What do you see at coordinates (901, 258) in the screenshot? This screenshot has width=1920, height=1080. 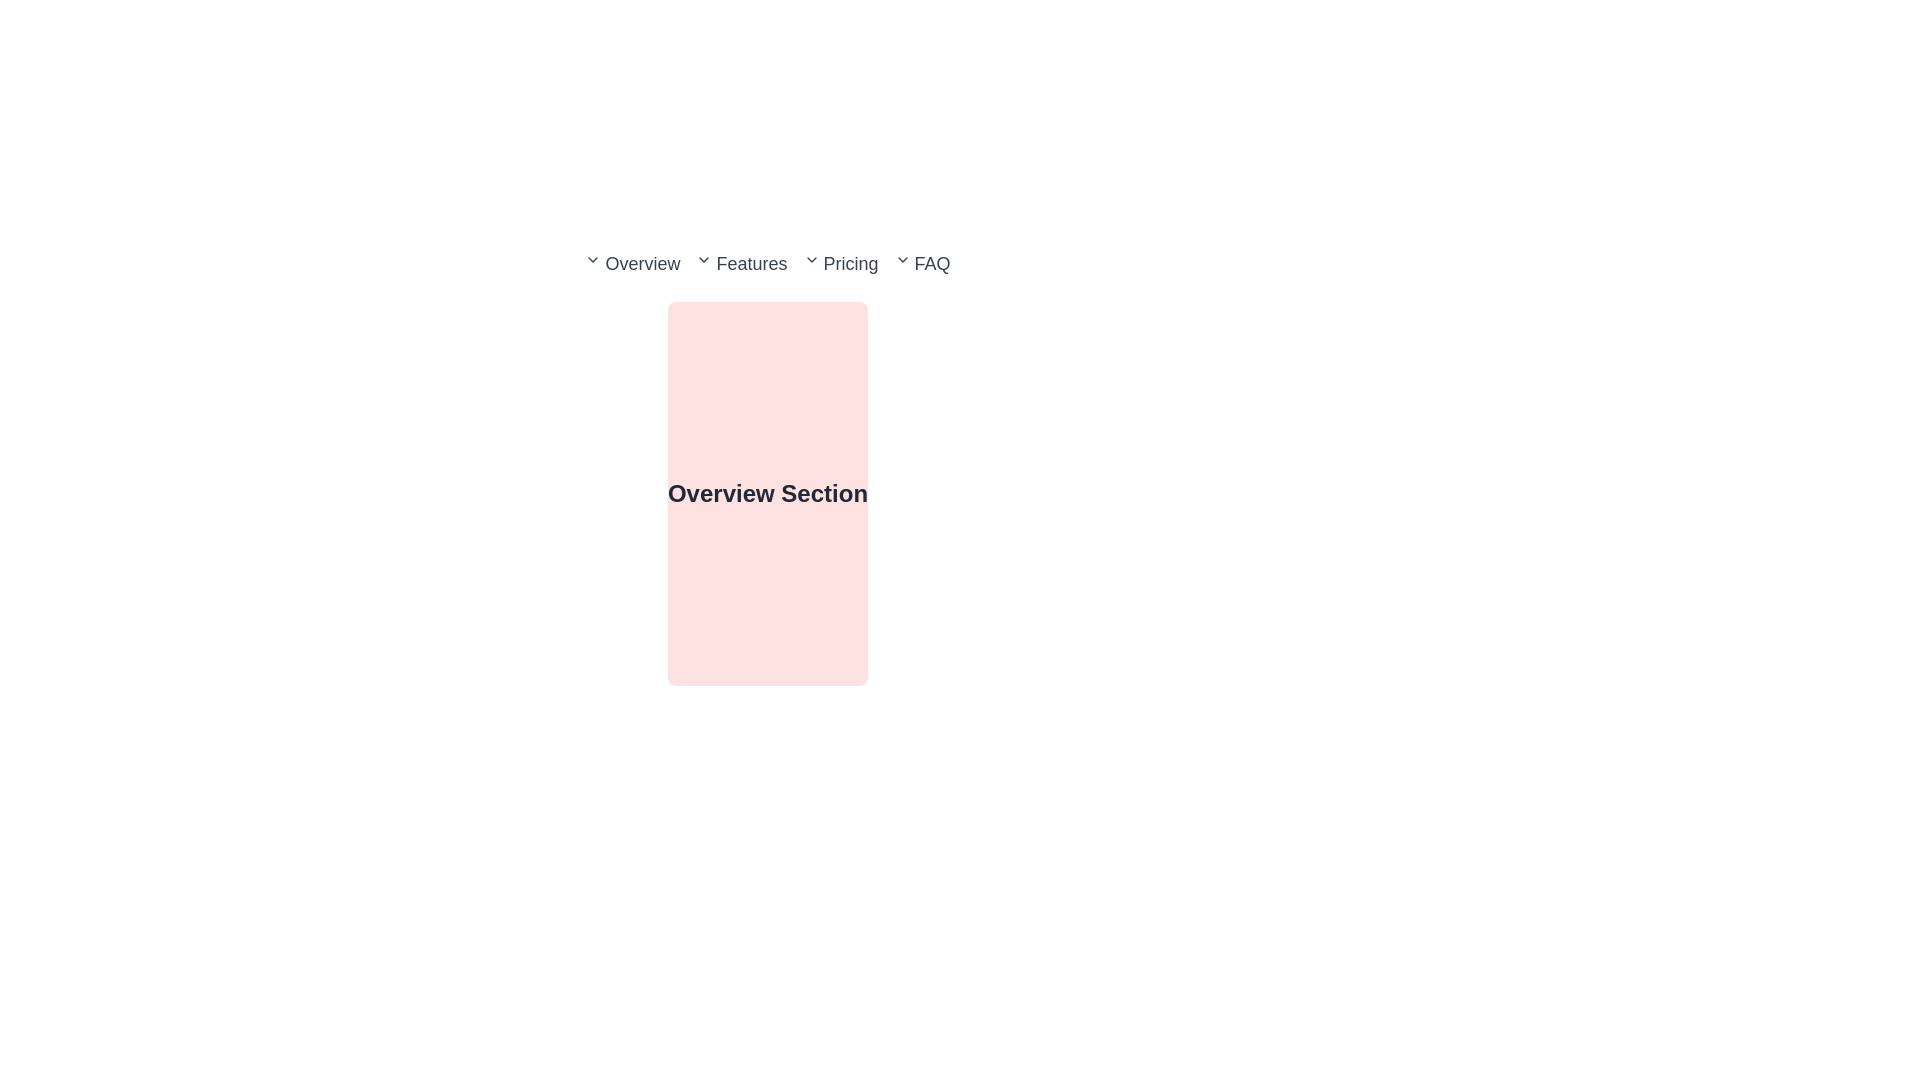 I see `keyboard navigation` at bounding box center [901, 258].